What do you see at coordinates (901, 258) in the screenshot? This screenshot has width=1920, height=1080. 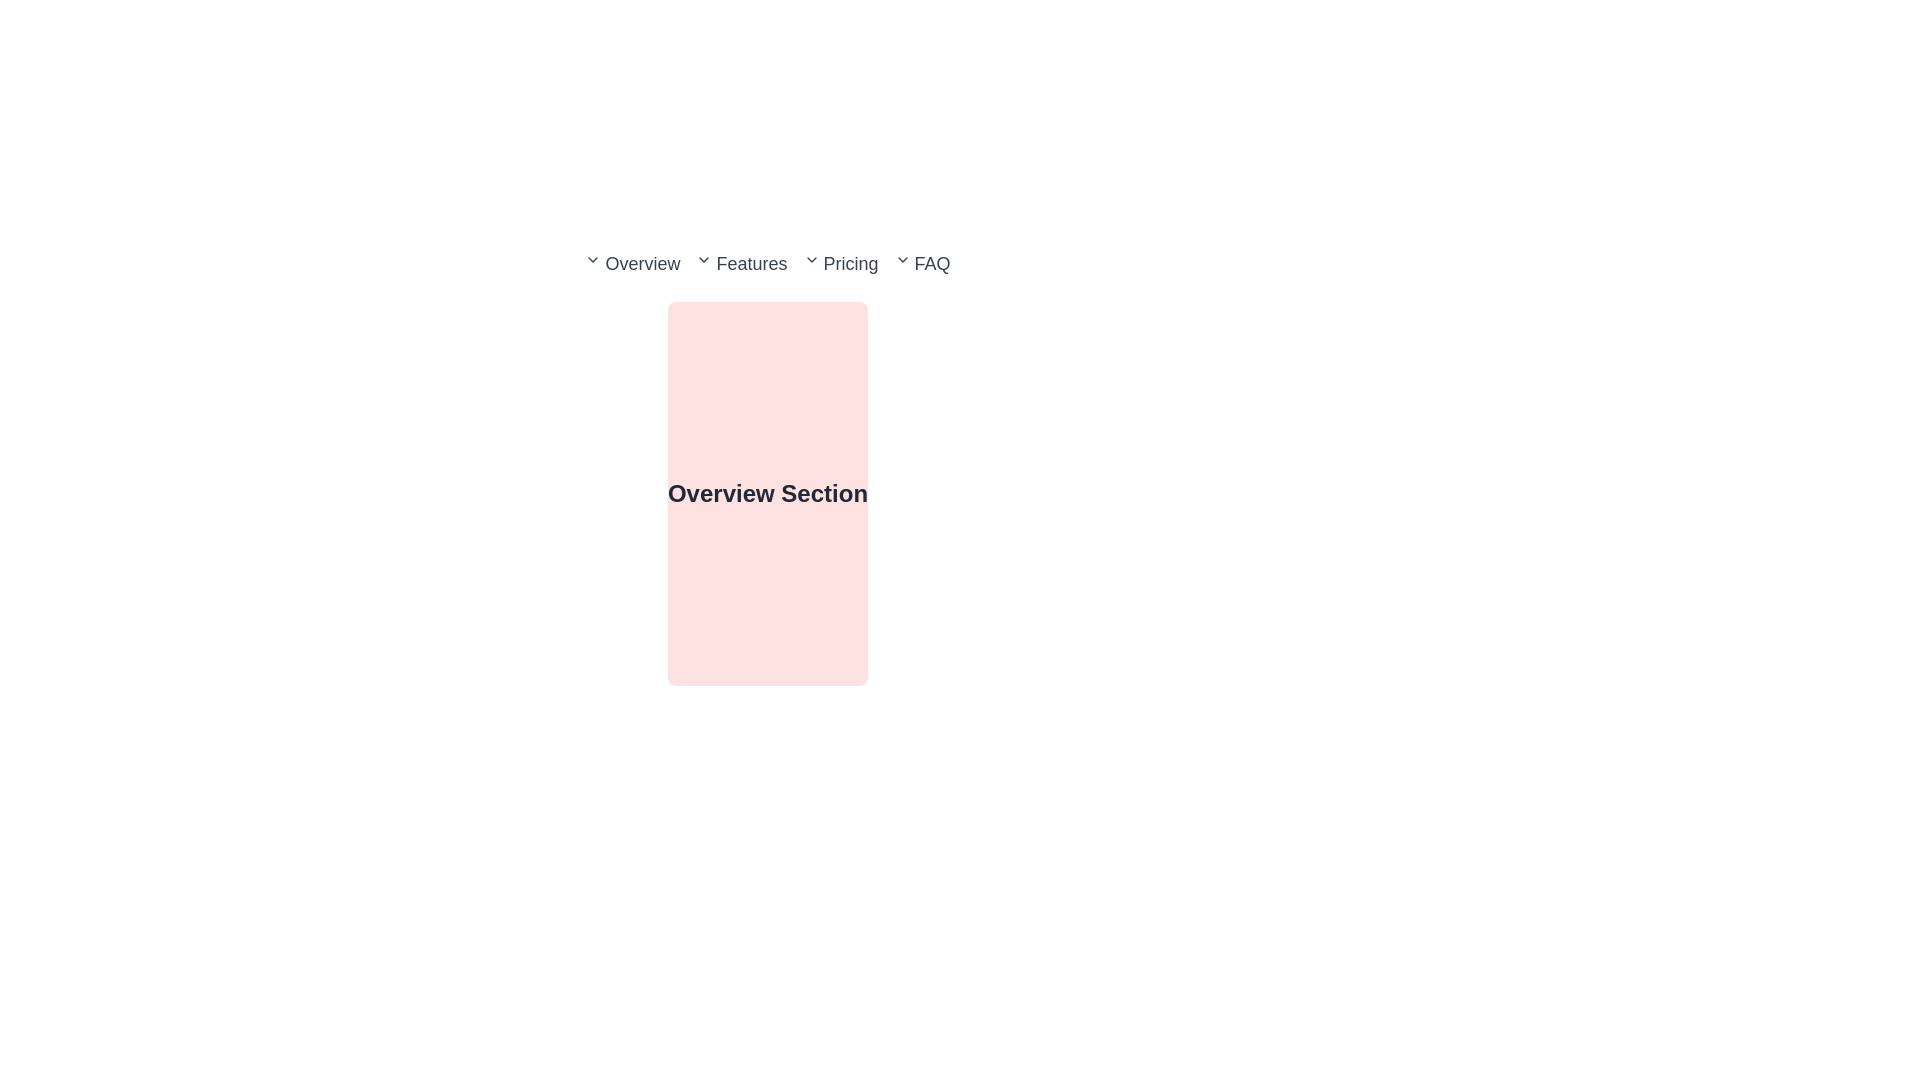 I see `keyboard navigation` at bounding box center [901, 258].